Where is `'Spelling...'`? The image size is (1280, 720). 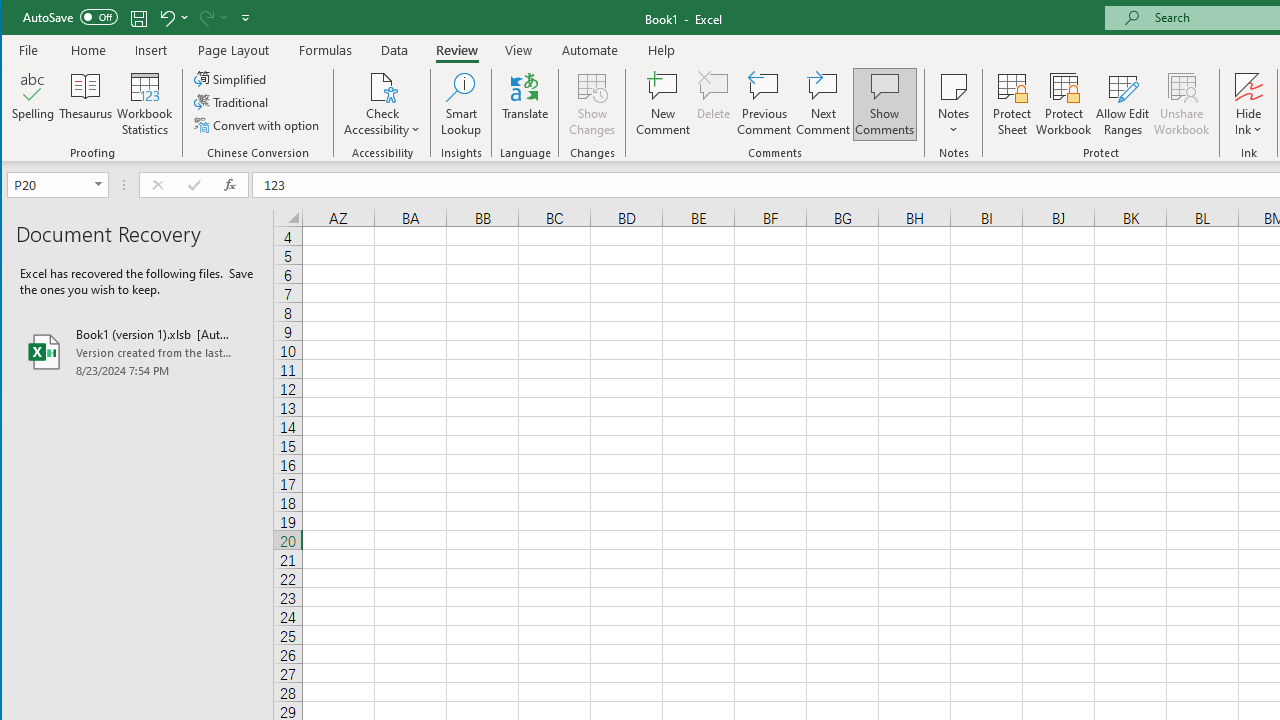 'Spelling...' is located at coordinates (33, 104).